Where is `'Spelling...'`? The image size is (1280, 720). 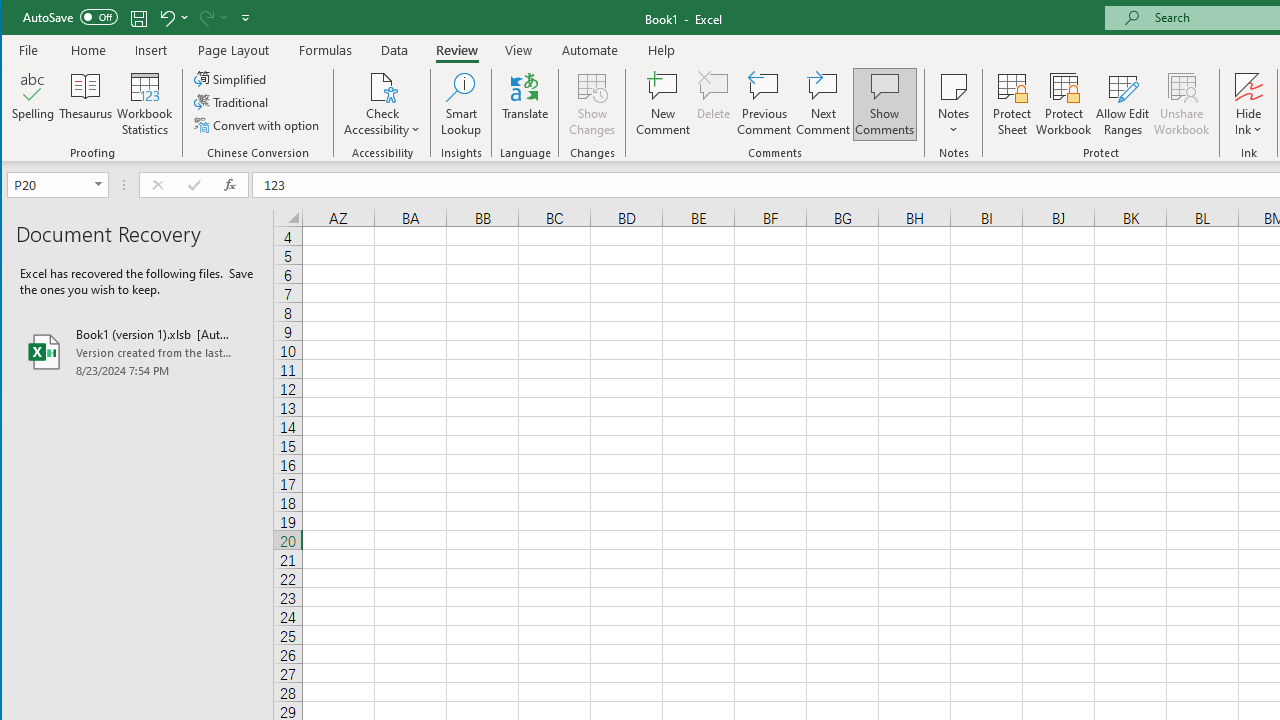 'Spelling...' is located at coordinates (33, 104).